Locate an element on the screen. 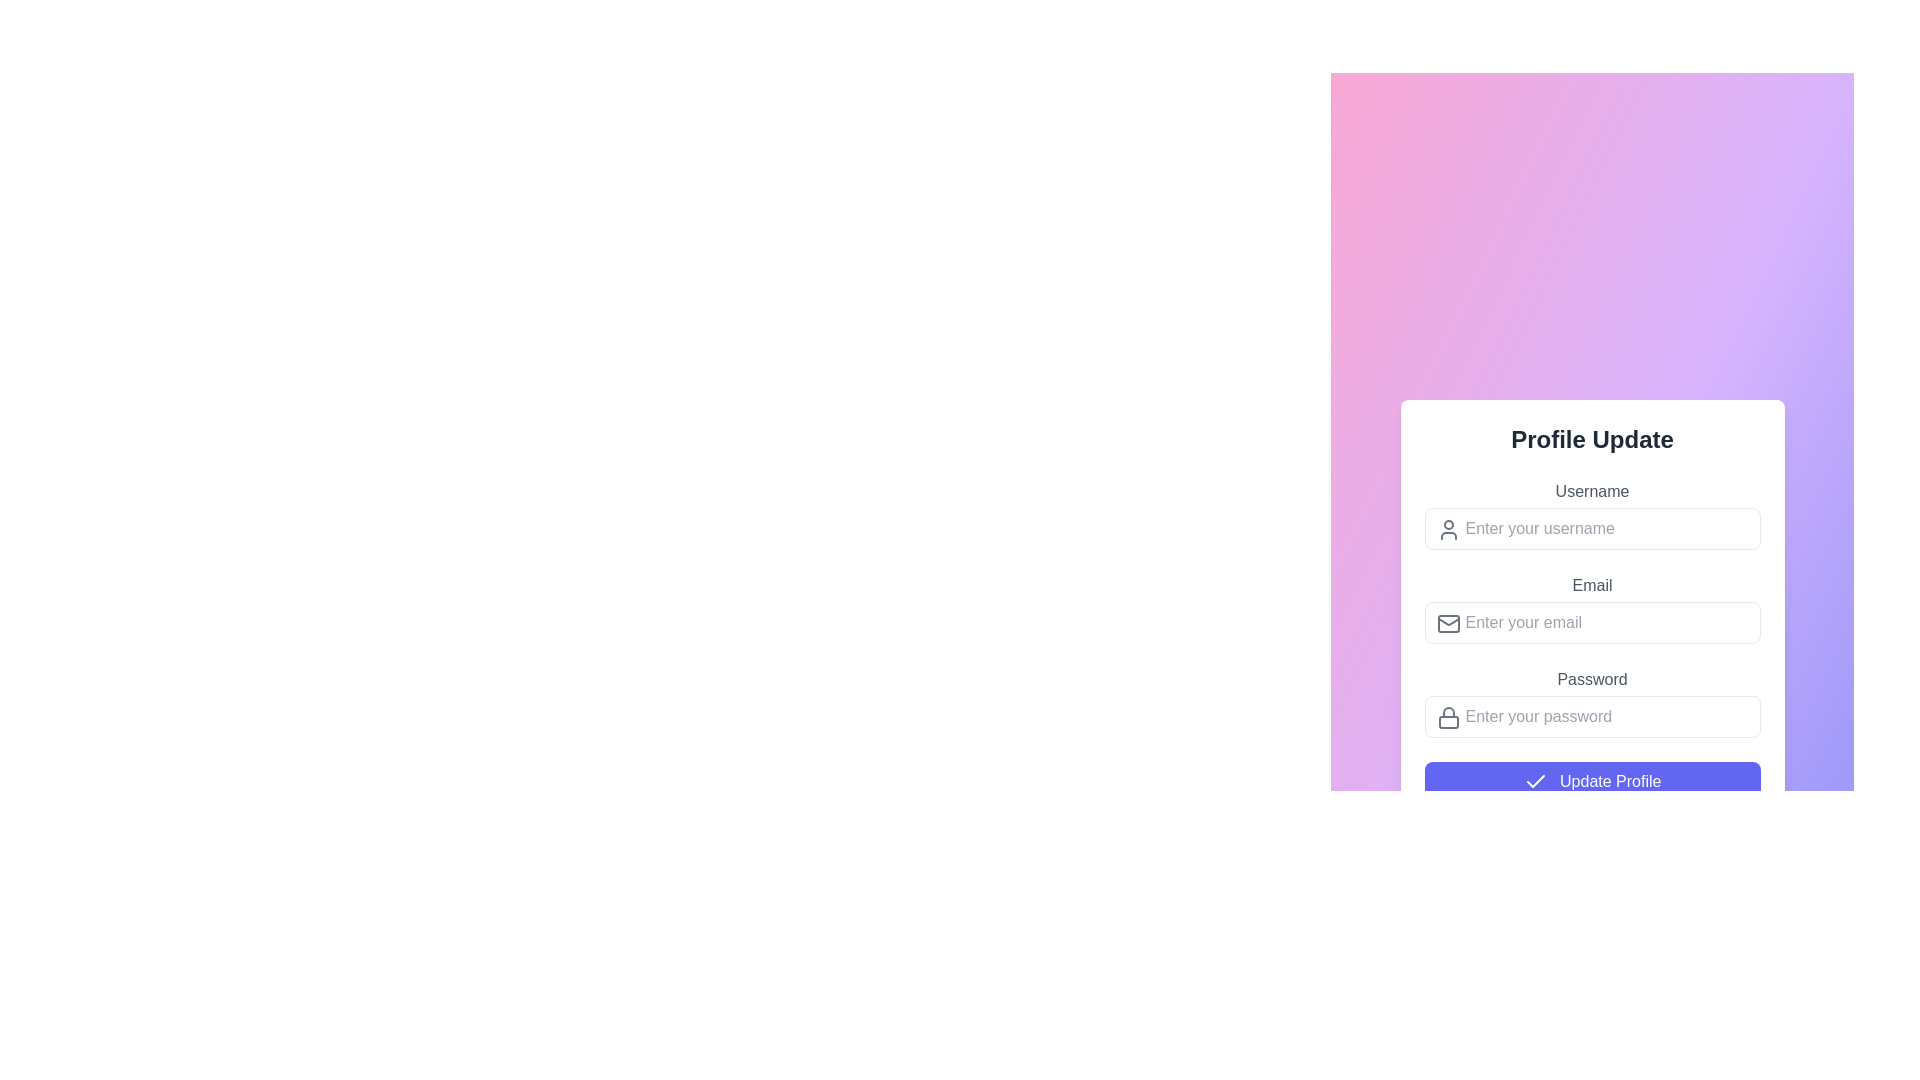  the small, circular checkmark icon located on the left side of the 'Update Profile' button, which has a bold outline and a slight upward slant is located at coordinates (1534, 781).